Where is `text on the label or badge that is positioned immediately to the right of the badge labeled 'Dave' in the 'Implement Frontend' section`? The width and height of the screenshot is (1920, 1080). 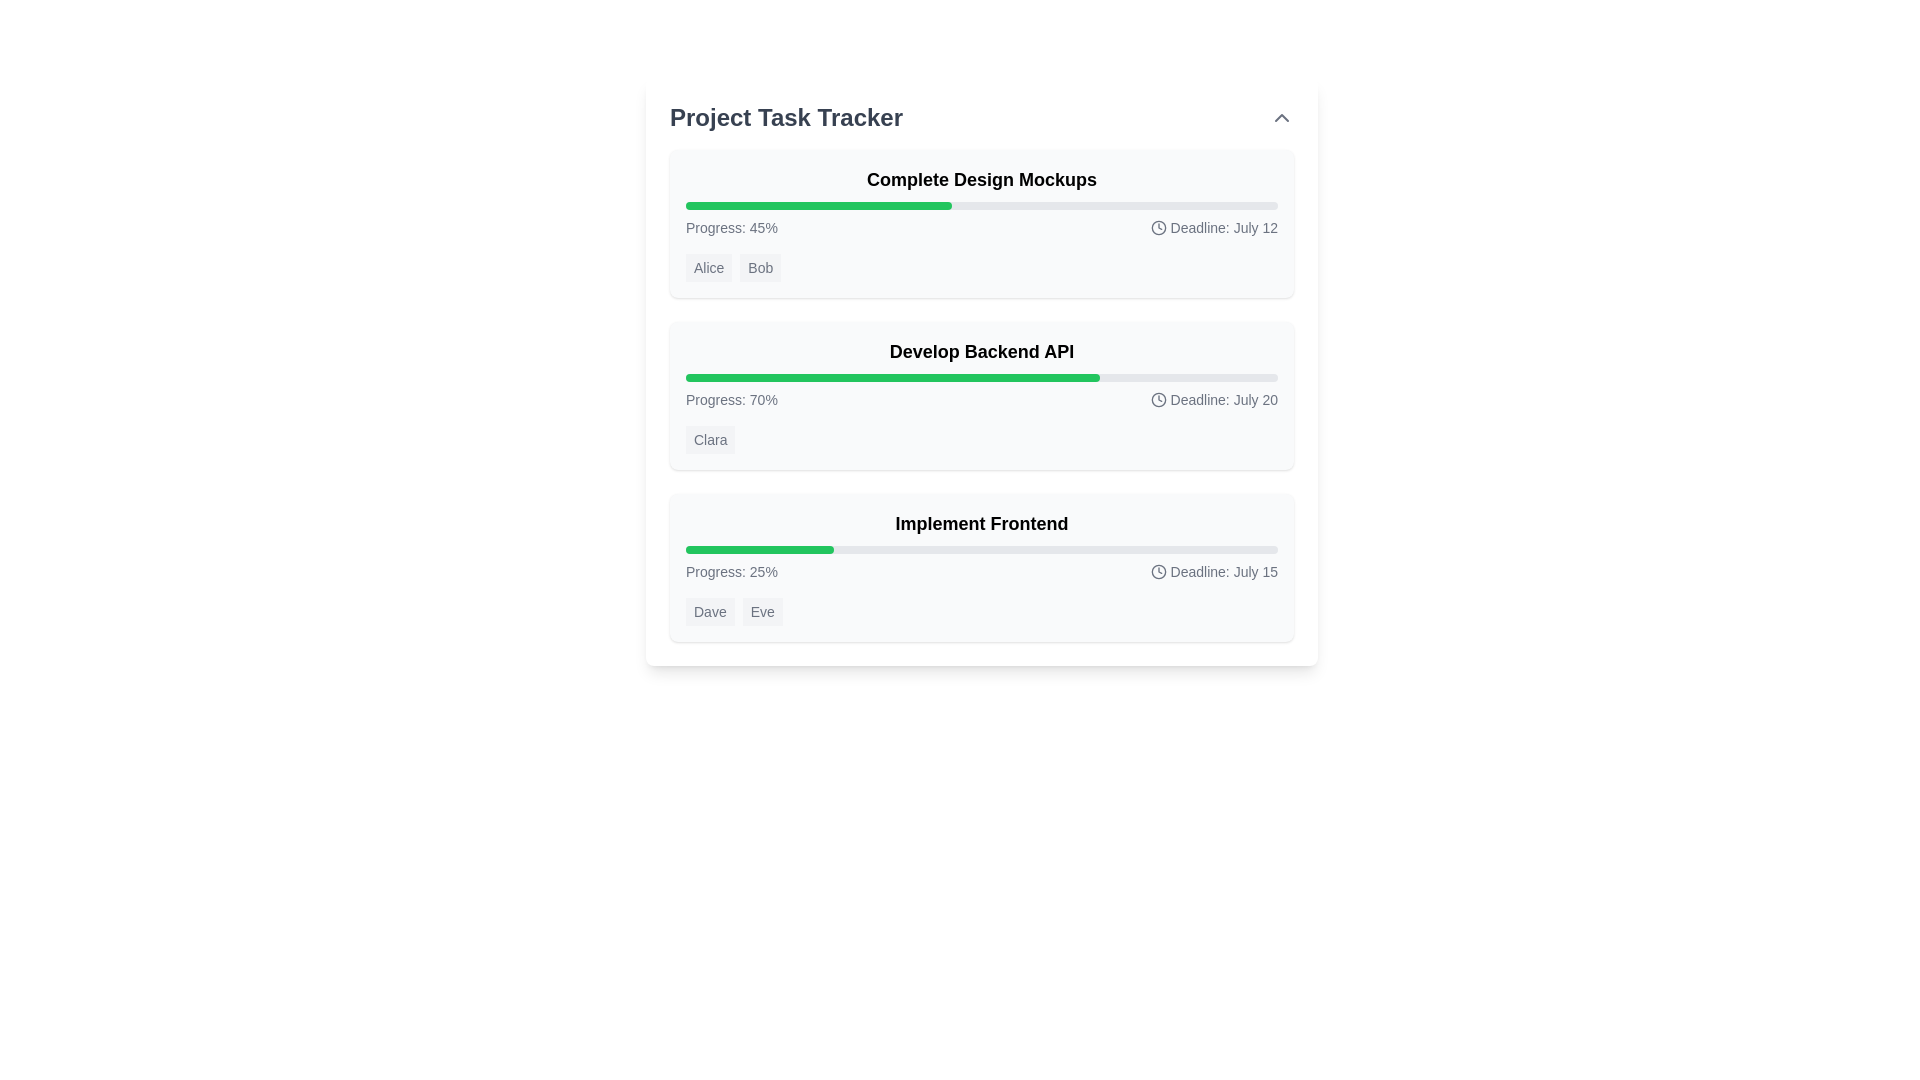
text on the label or badge that is positioned immediately to the right of the badge labeled 'Dave' in the 'Implement Frontend' section is located at coordinates (761, 611).